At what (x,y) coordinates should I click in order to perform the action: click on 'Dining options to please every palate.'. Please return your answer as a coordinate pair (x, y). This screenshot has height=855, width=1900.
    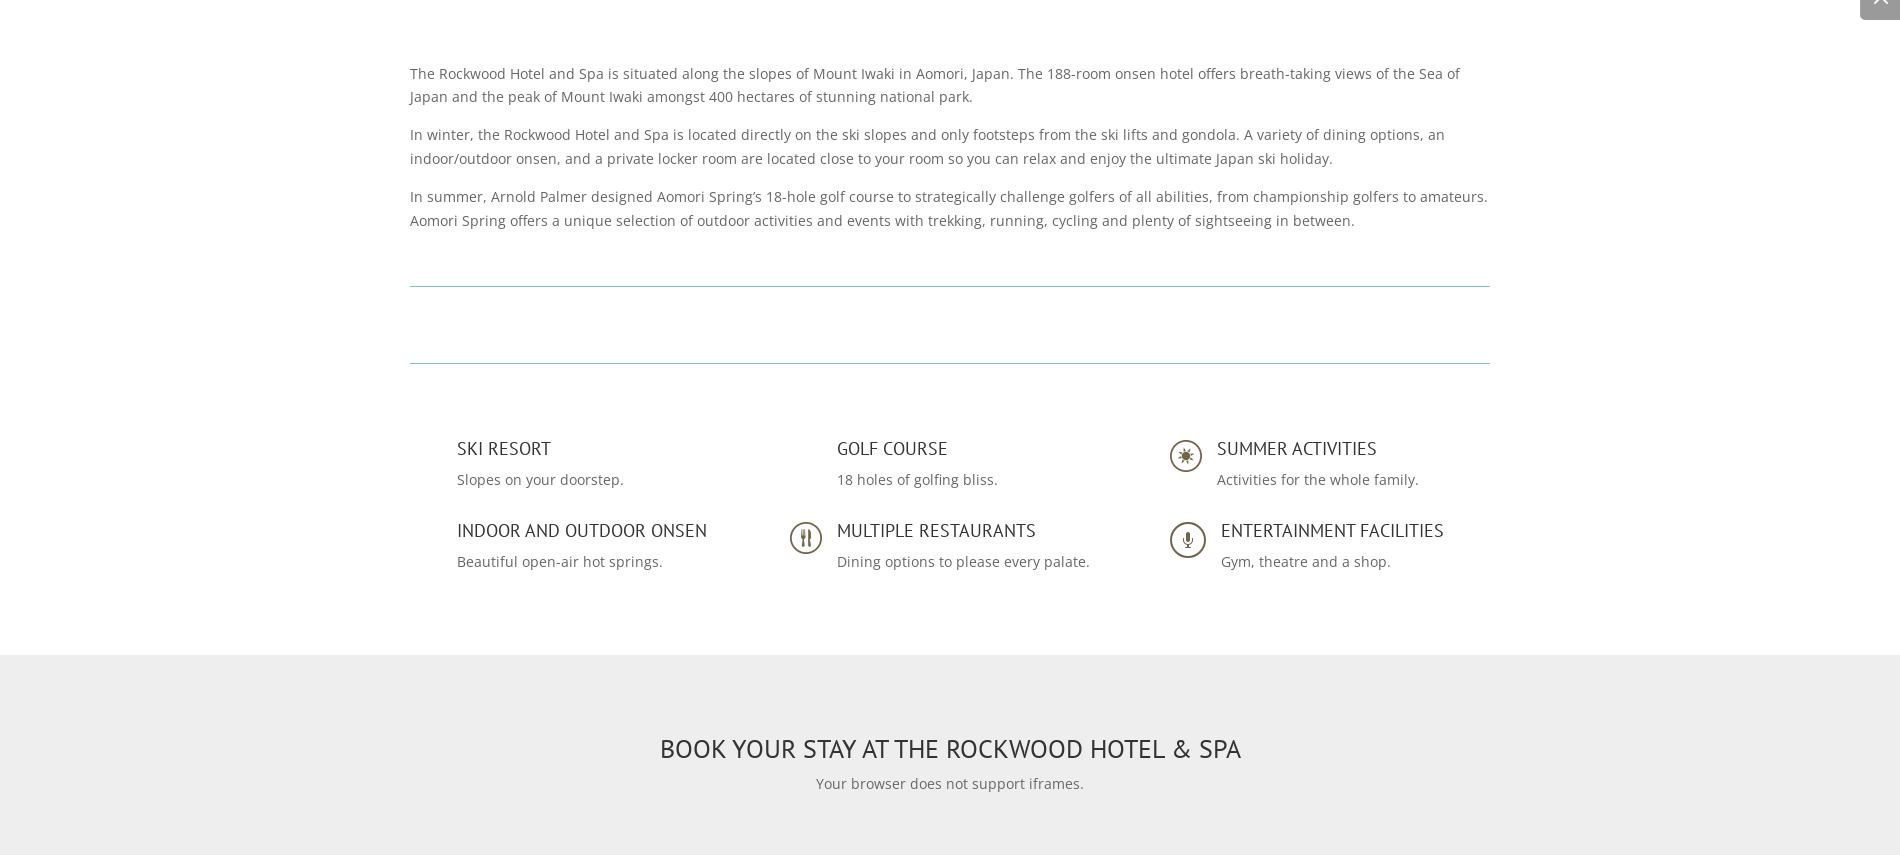
    Looking at the image, I should click on (962, 559).